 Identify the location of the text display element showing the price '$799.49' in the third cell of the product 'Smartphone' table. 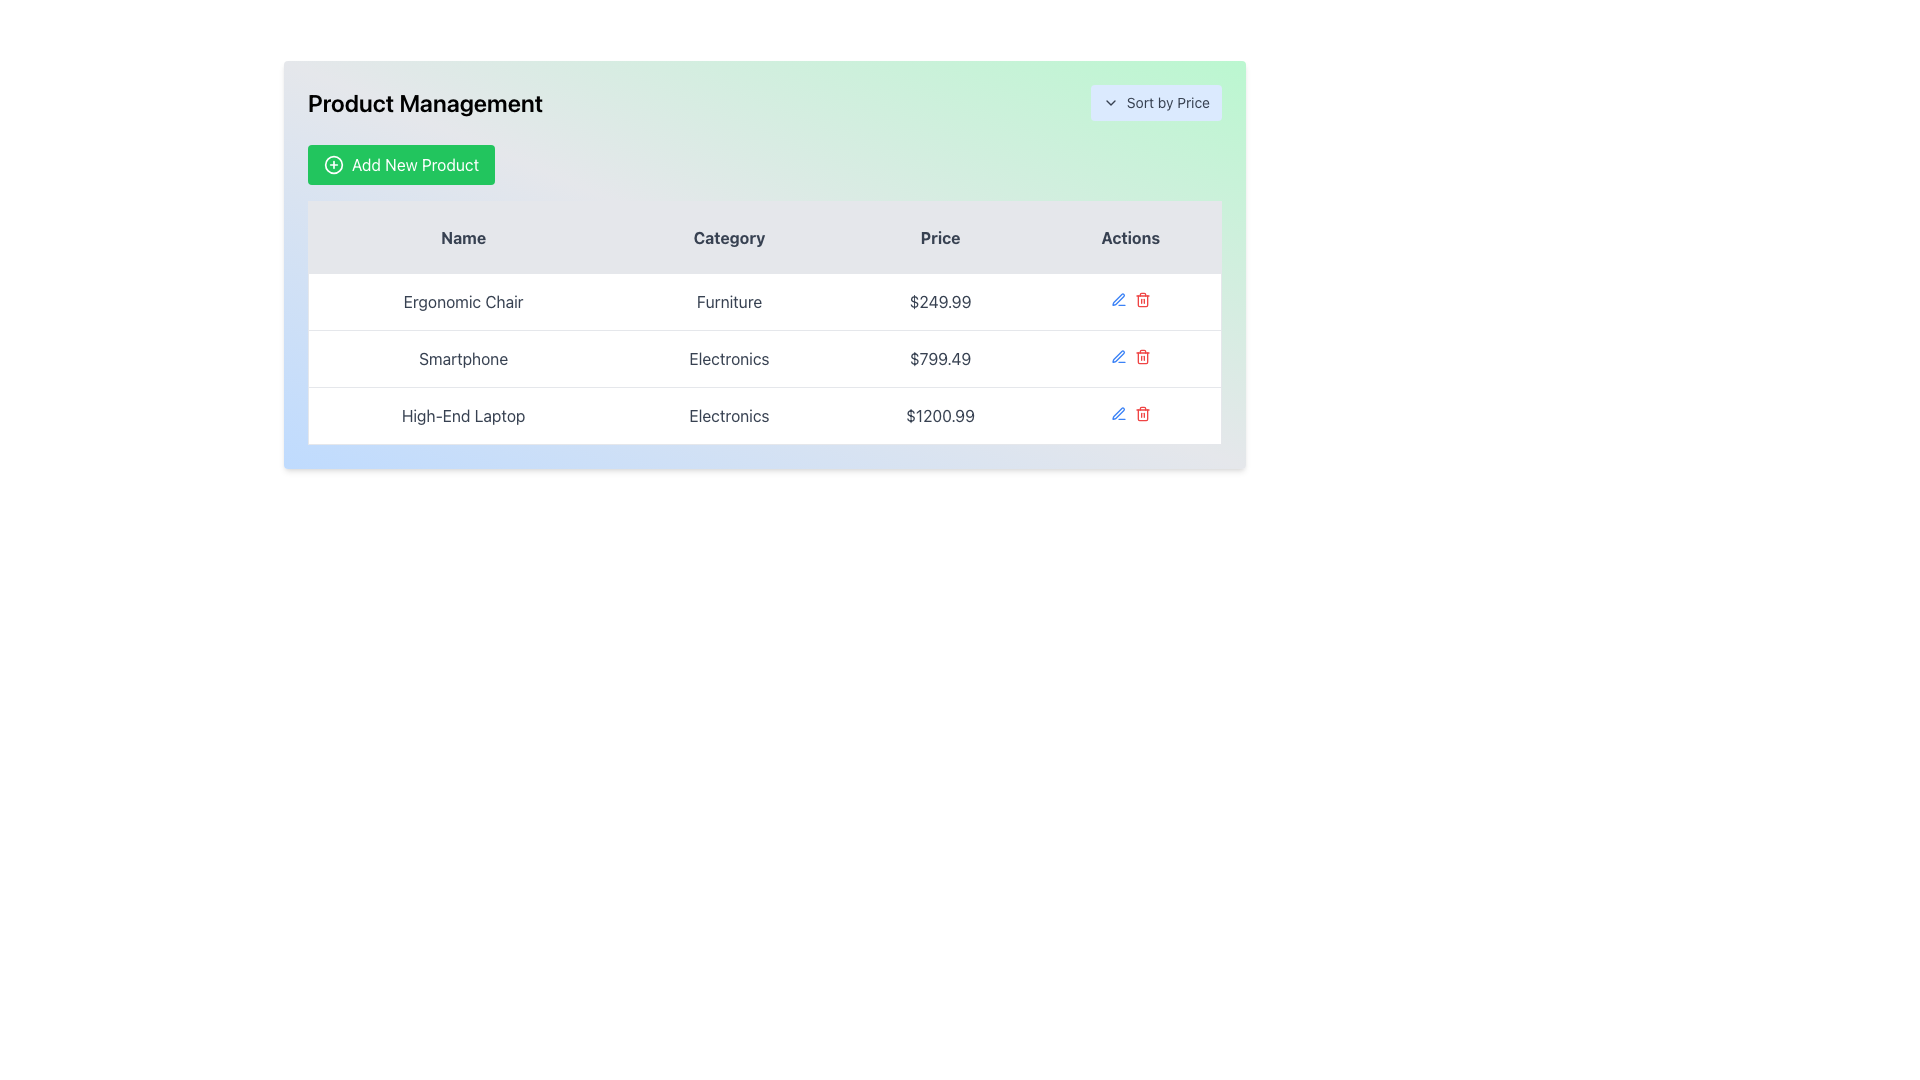
(939, 357).